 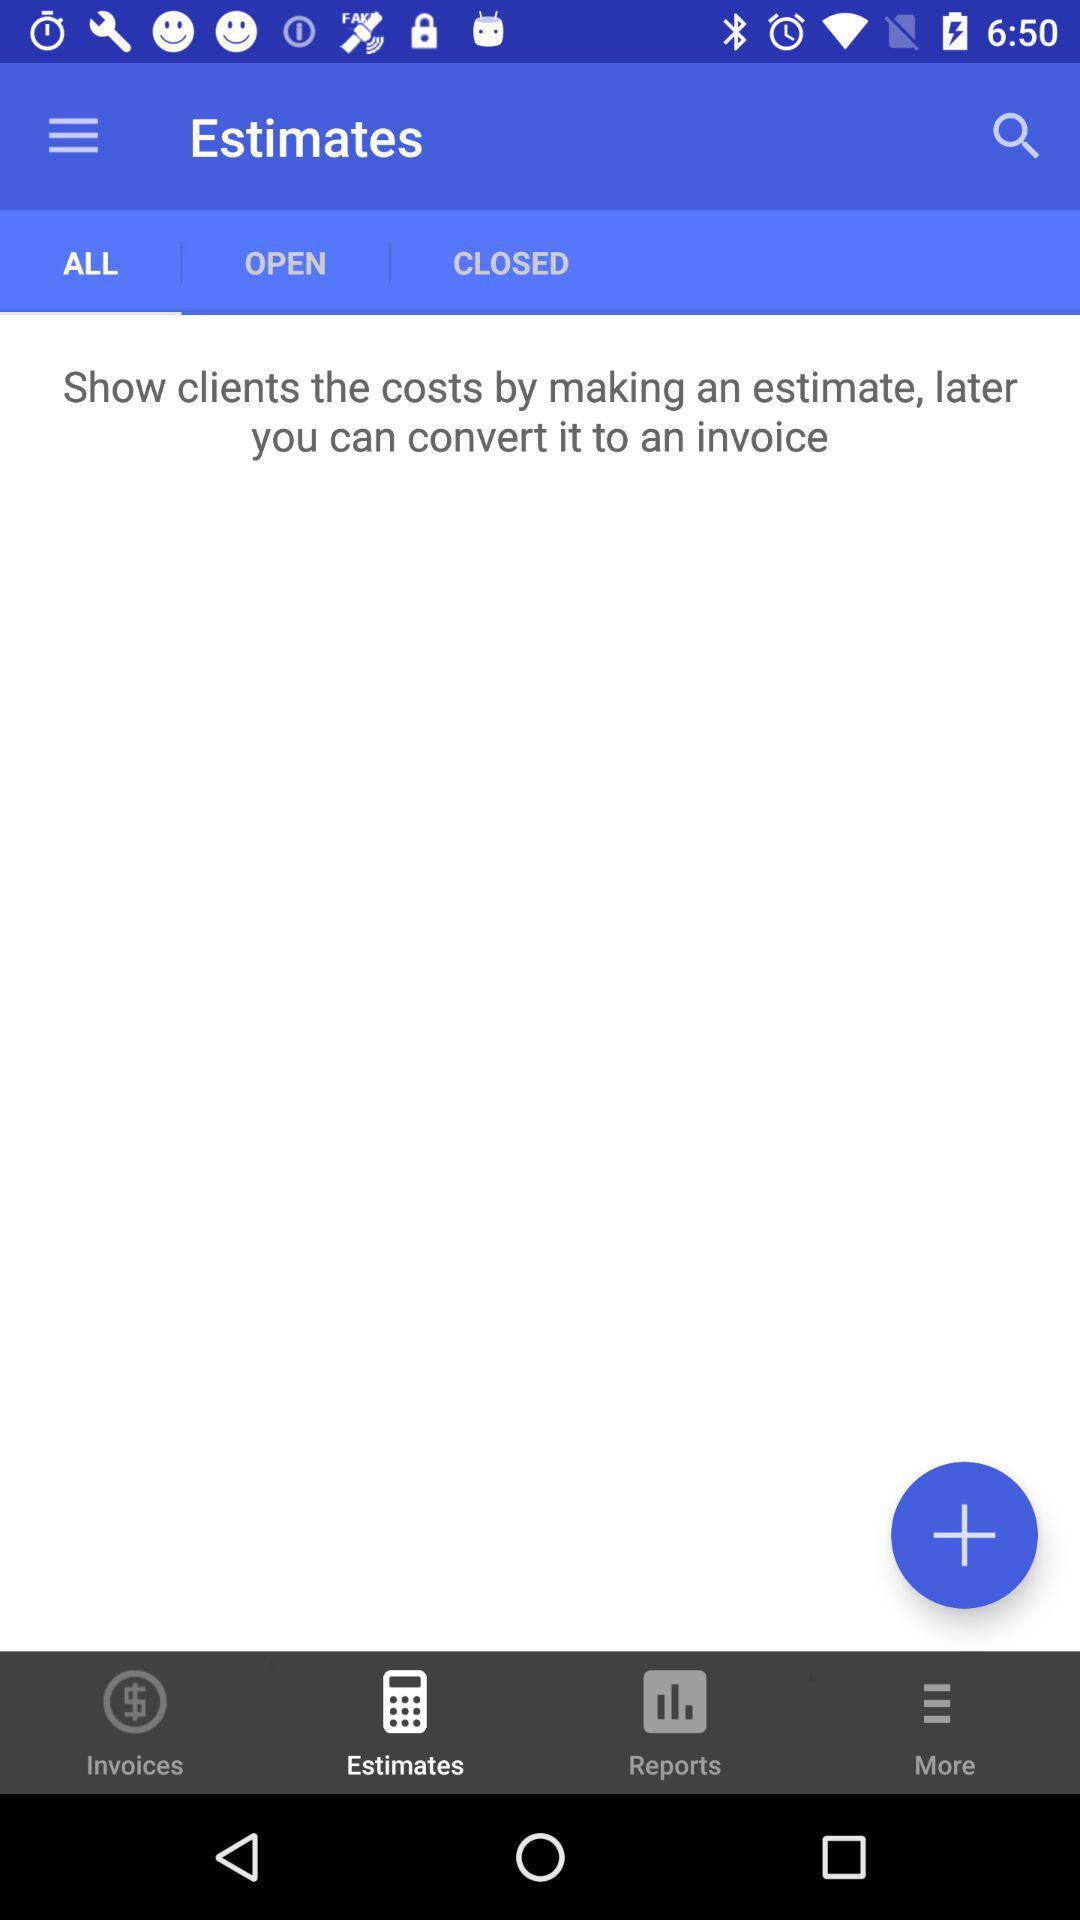 What do you see at coordinates (135, 1721) in the screenshot?
I see `item next to the estimates icon` at bounding box center [135, 1721].